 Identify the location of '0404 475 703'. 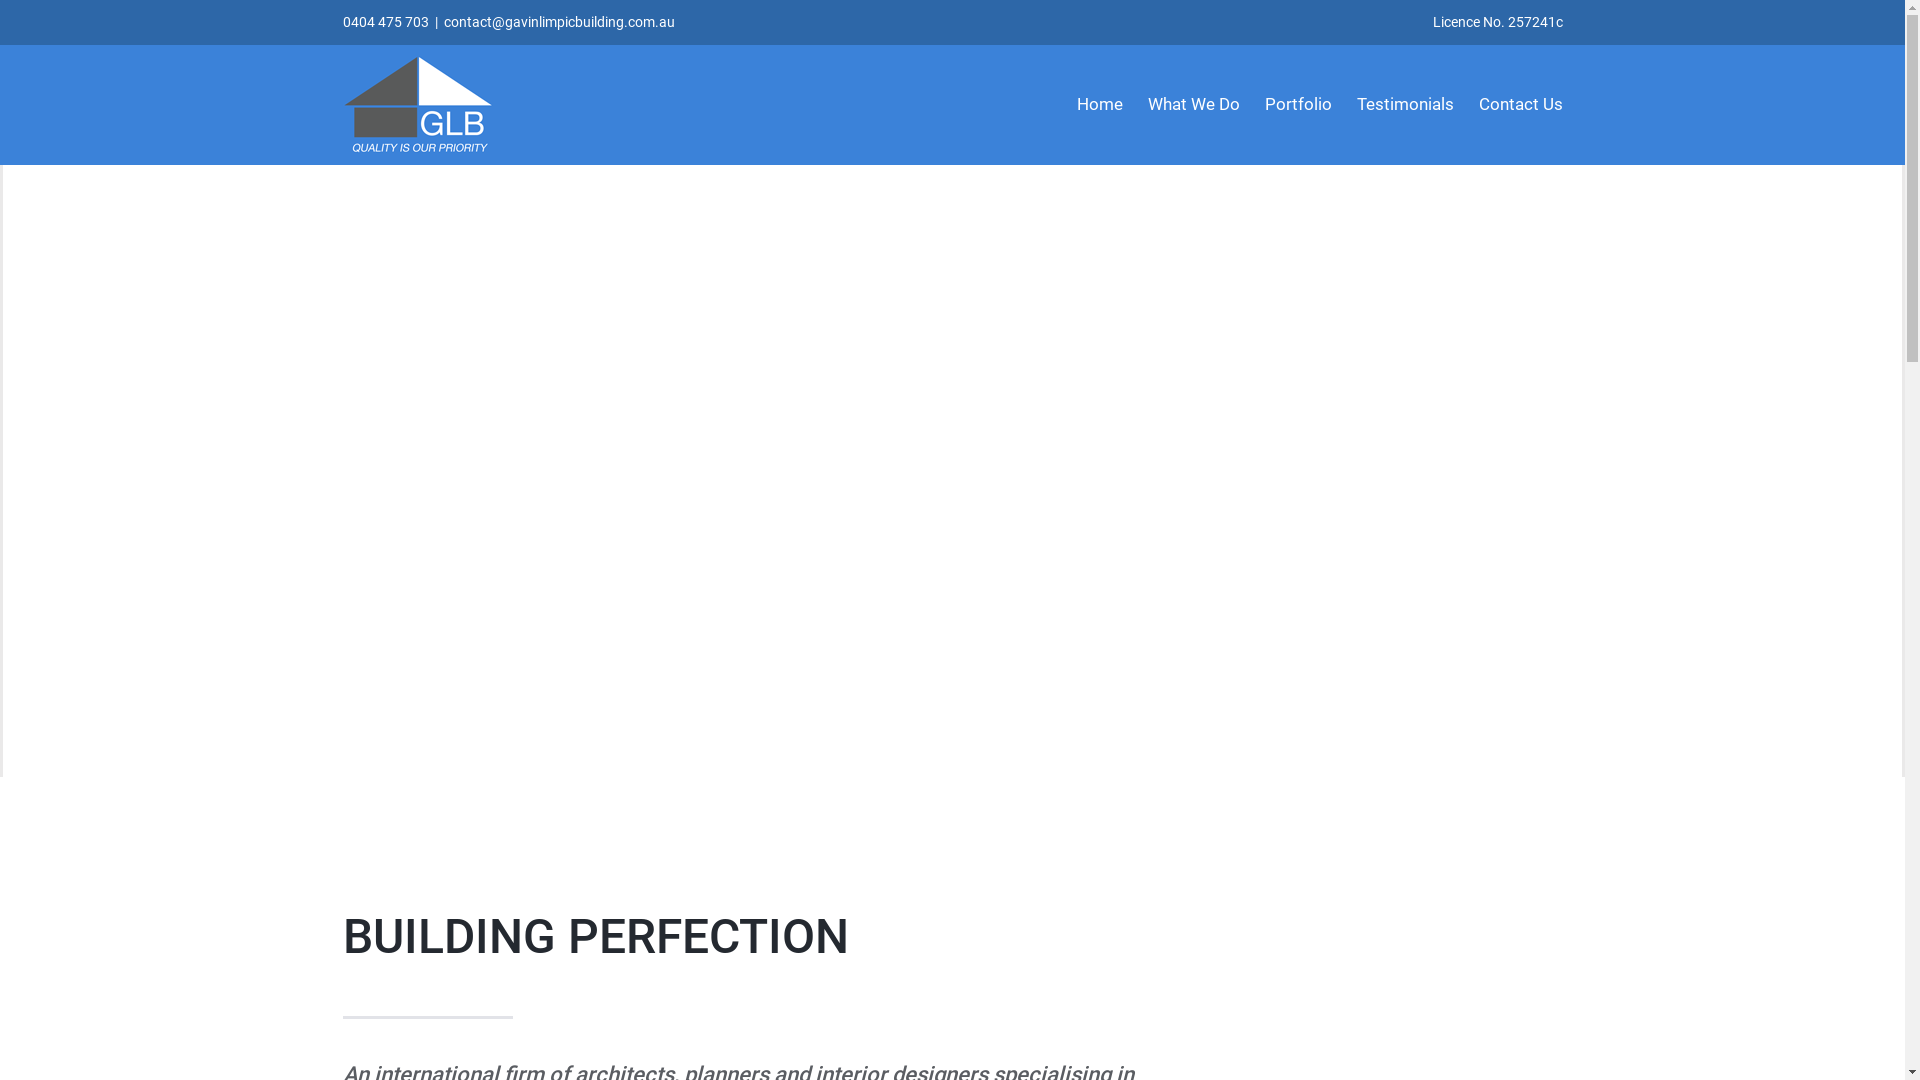
(384, 22).